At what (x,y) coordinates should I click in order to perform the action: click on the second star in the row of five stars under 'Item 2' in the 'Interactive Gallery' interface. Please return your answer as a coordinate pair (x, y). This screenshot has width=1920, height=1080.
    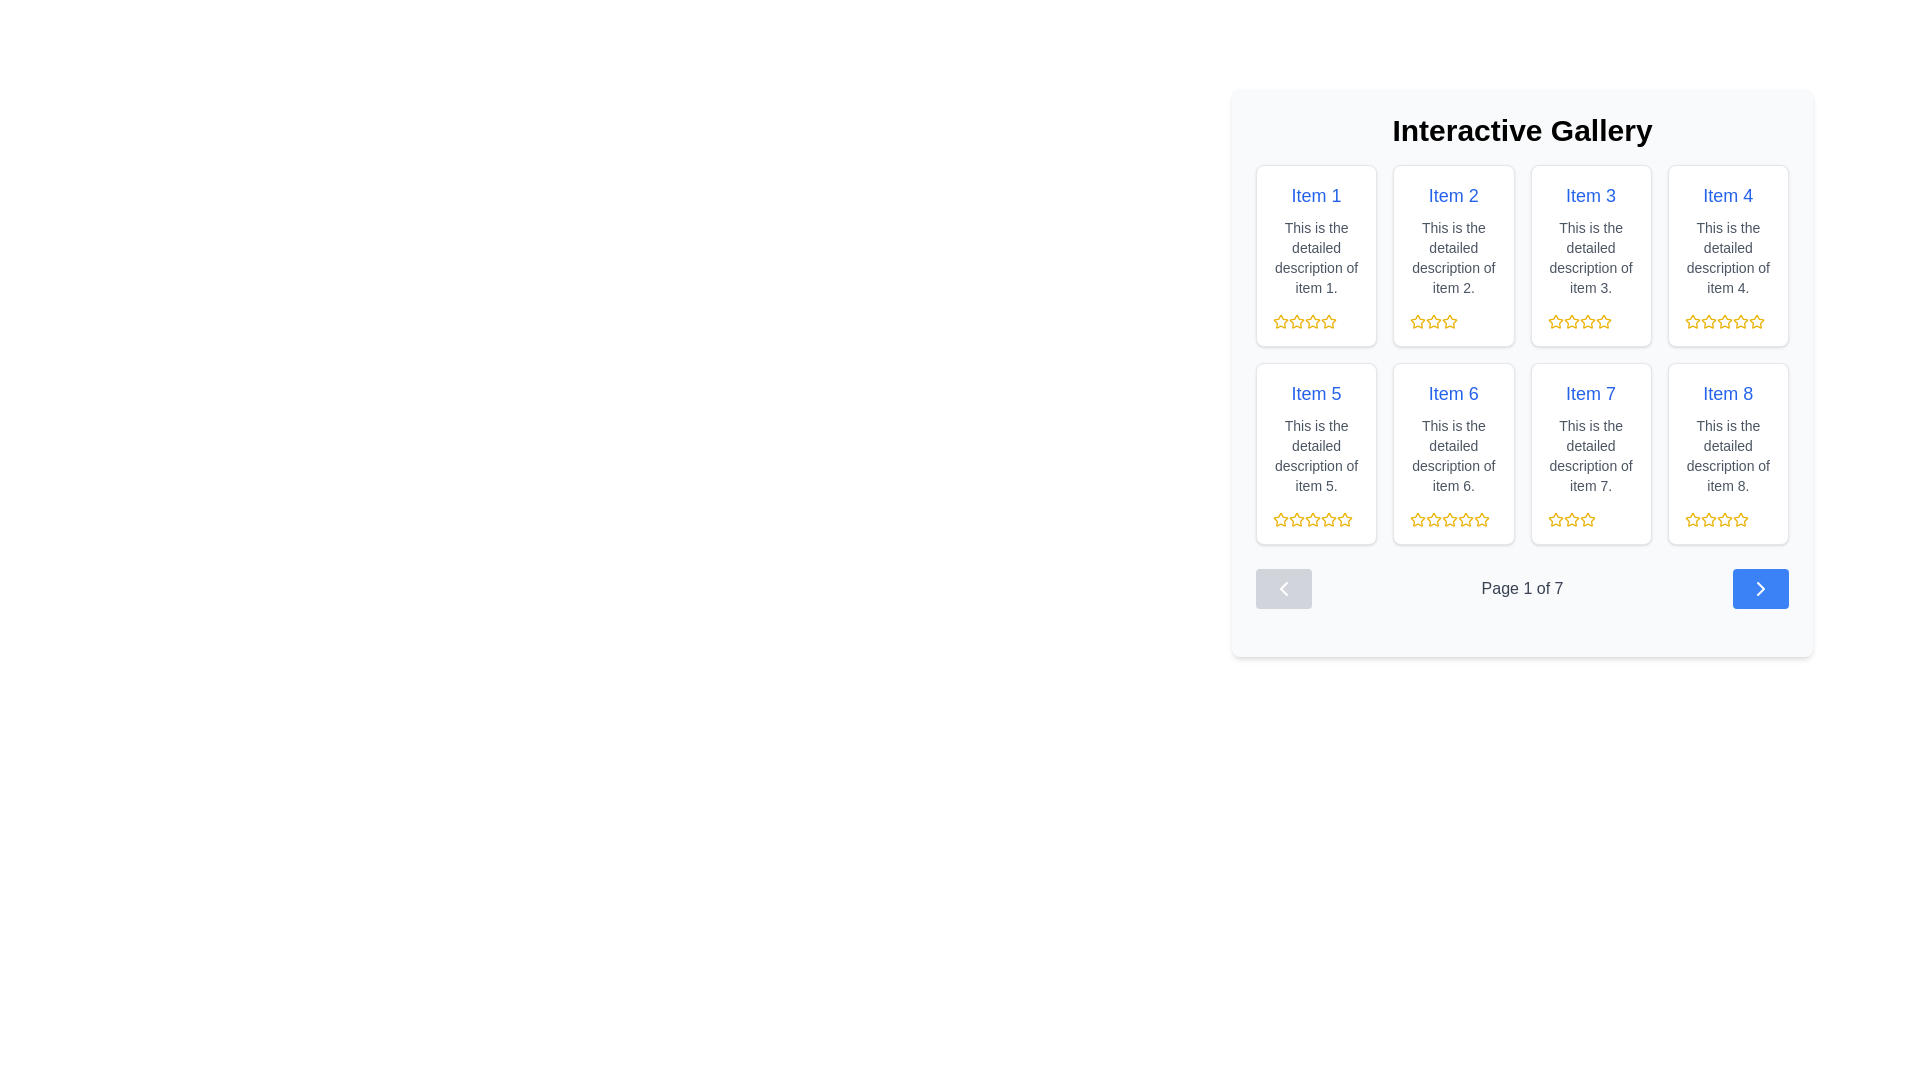
    Looking at the image, I should click on (1433, 320).